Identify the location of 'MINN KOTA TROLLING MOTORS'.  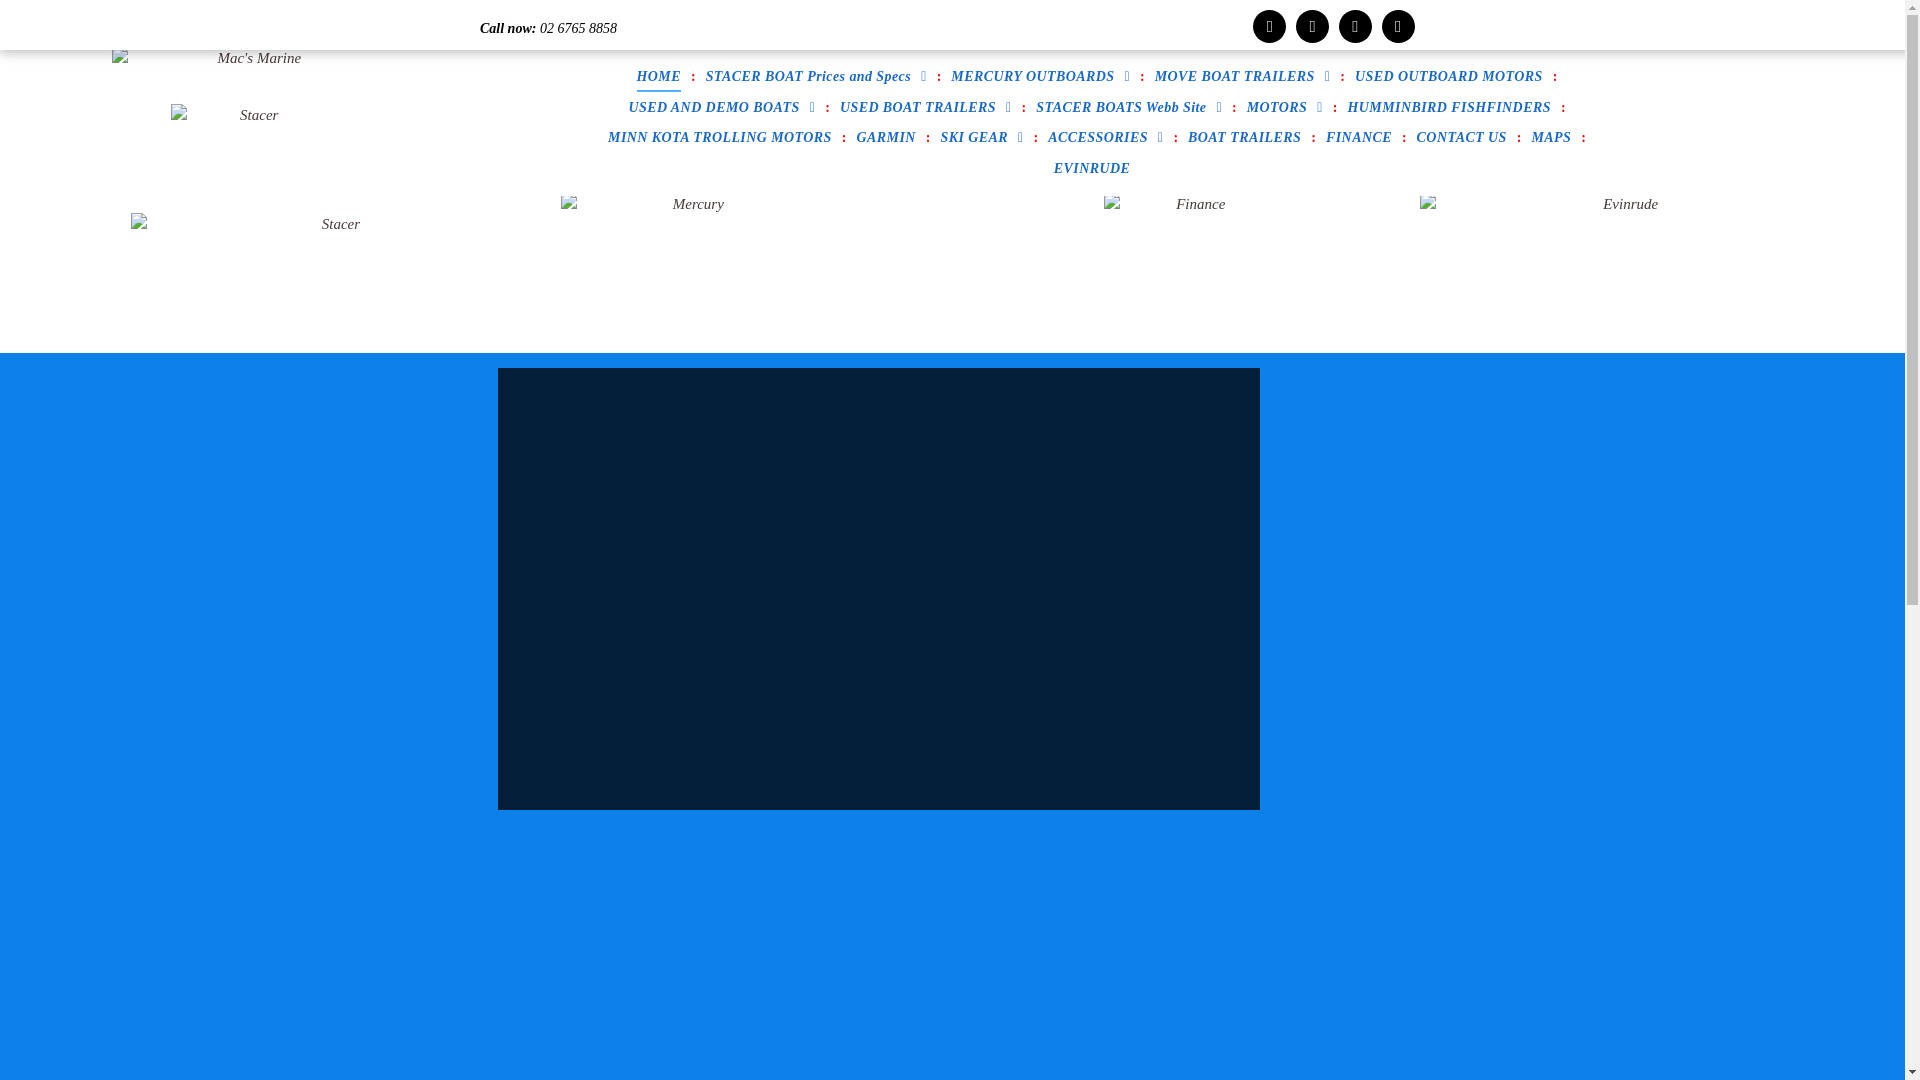
(720, 137).